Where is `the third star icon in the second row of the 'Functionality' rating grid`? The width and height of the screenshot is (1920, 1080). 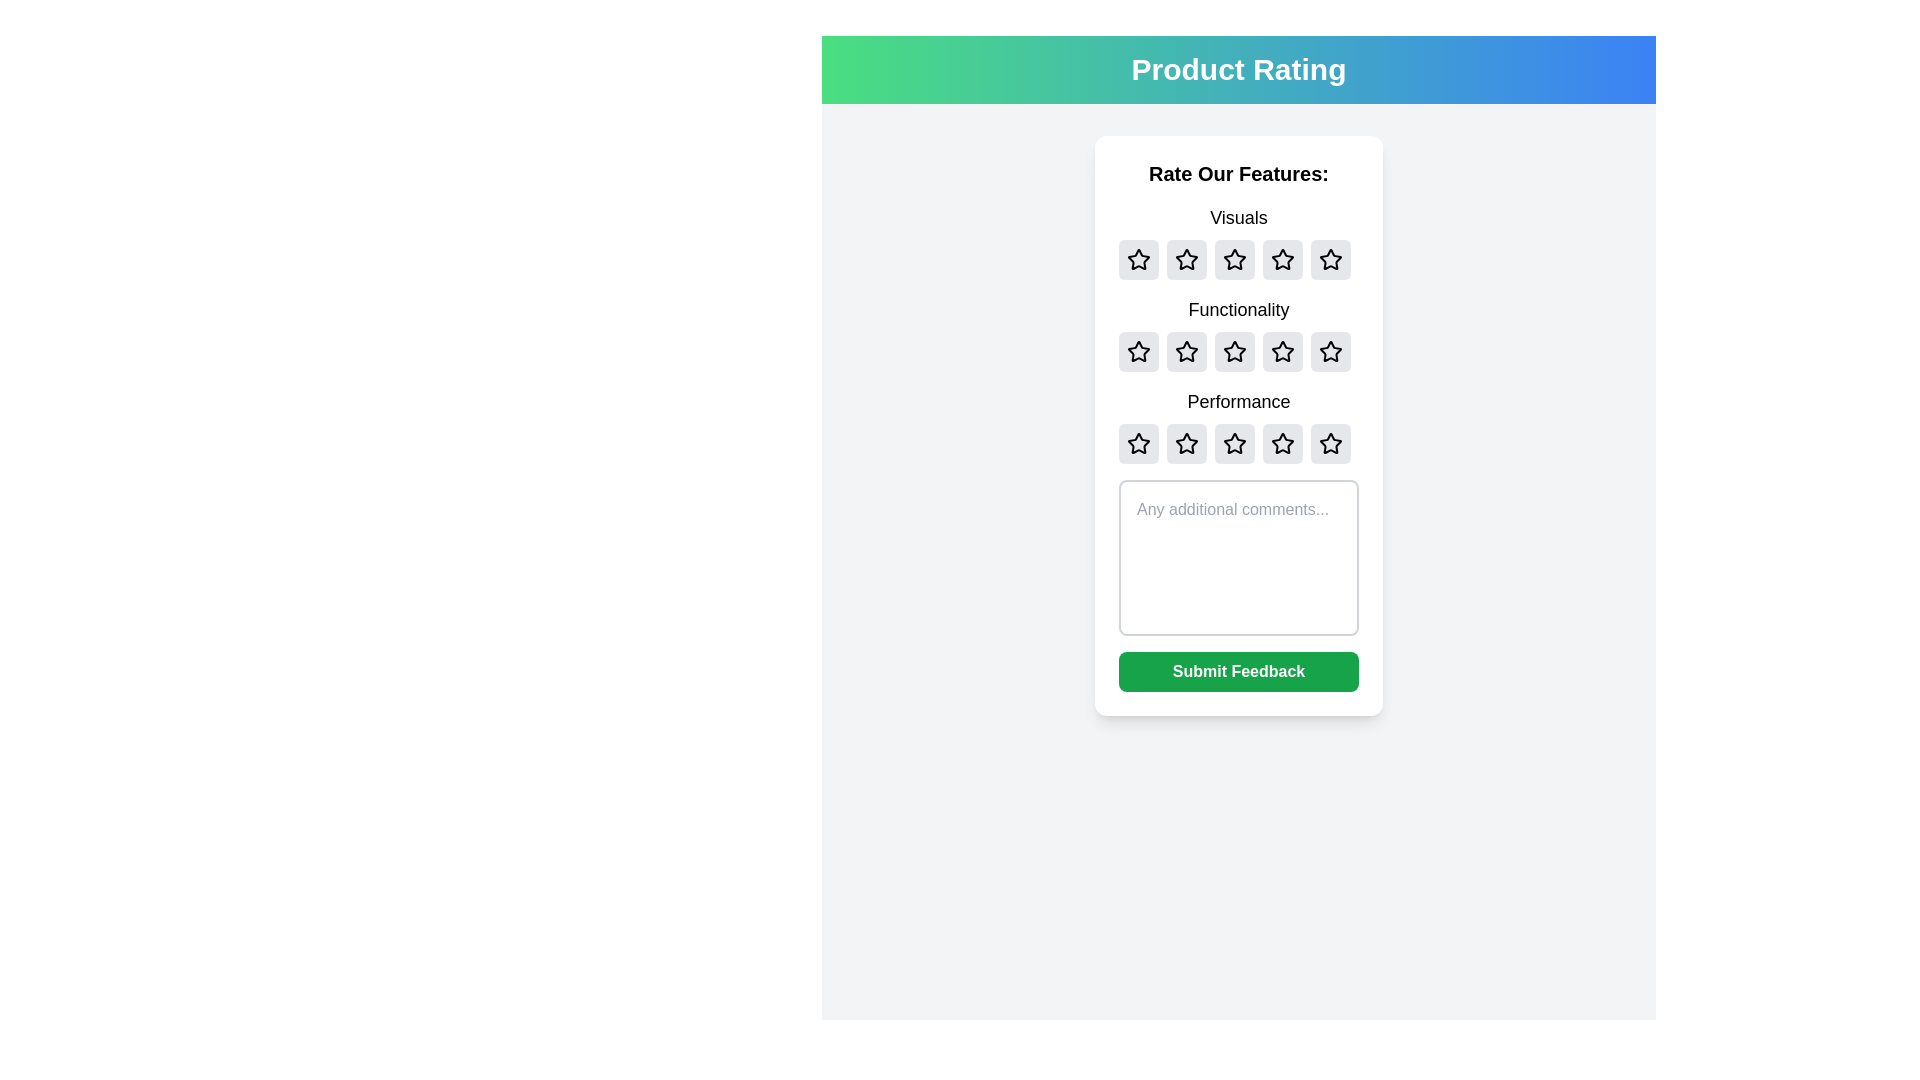
the third star icon in the second row of the 'Functionality' rating grid is located at coordinates (1282, 350).